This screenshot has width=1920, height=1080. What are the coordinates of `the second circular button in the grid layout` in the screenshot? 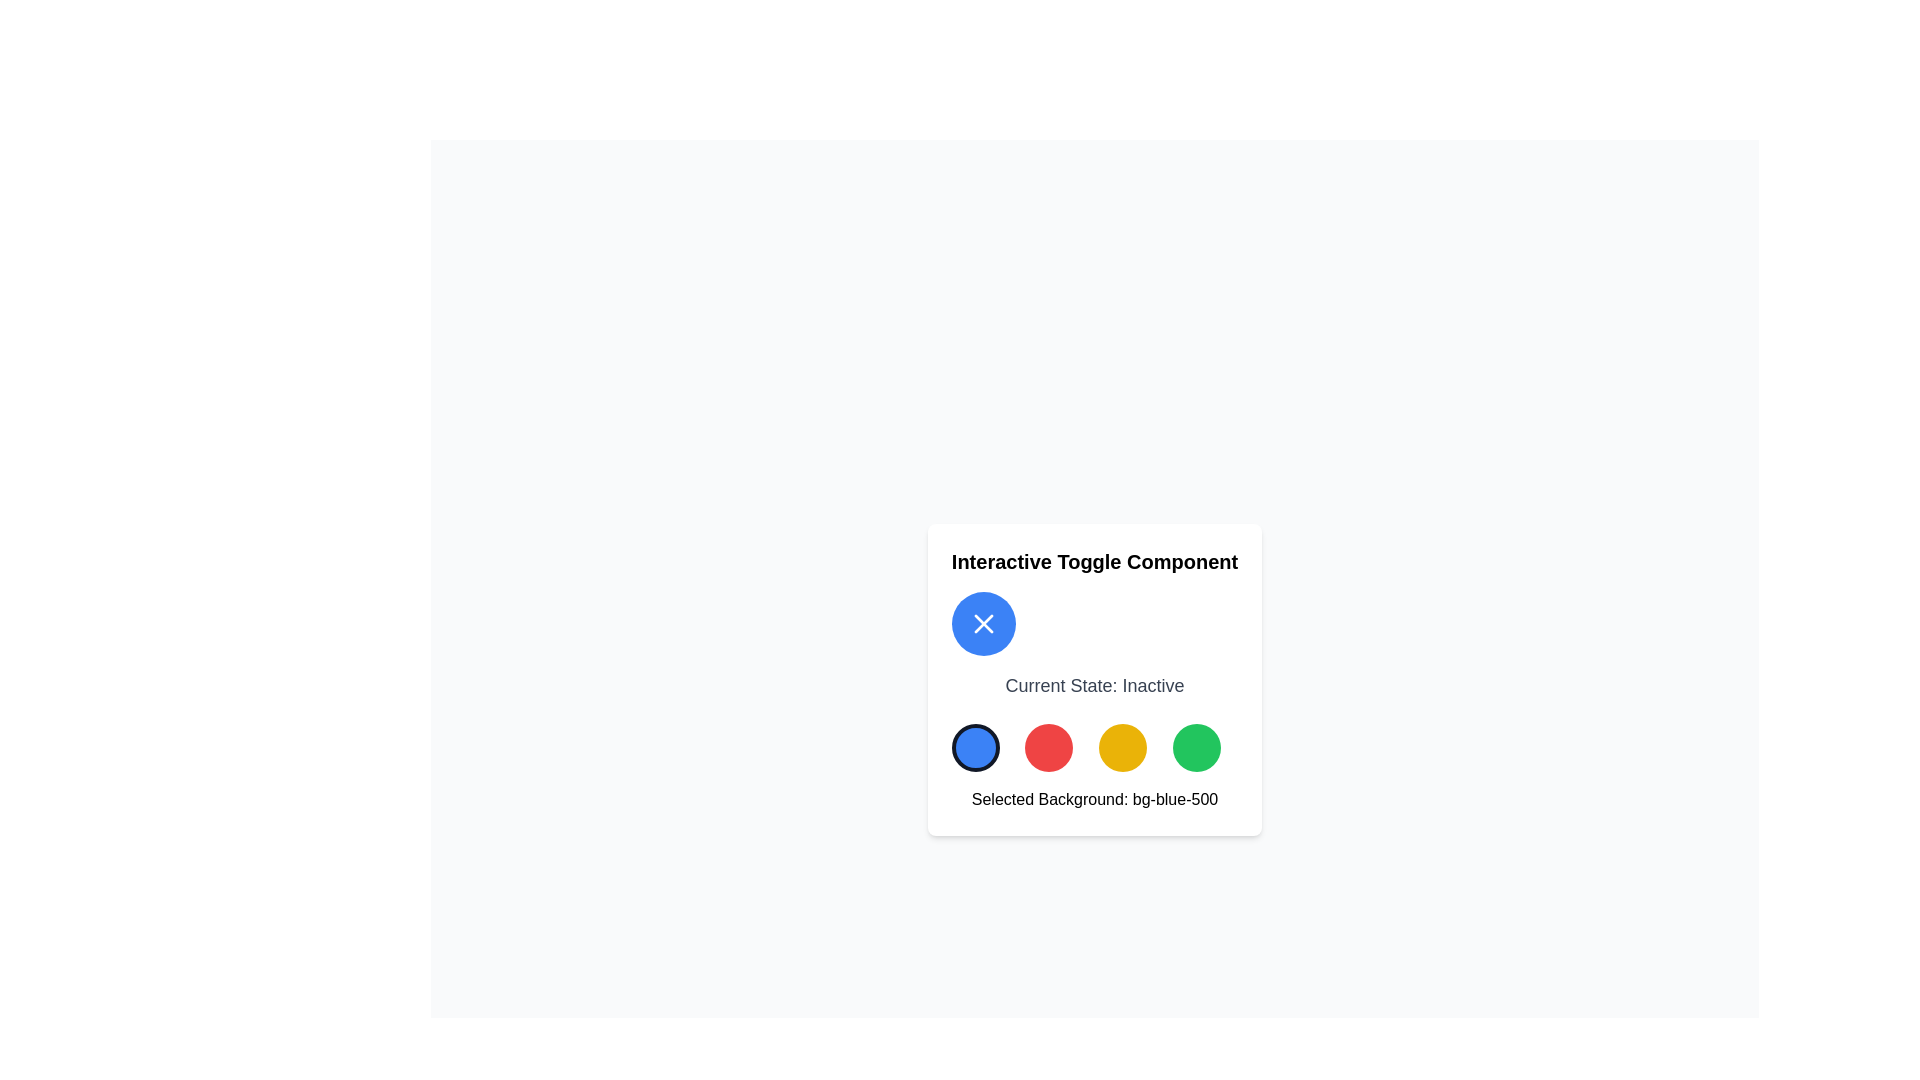 It's located at (1048, 748).